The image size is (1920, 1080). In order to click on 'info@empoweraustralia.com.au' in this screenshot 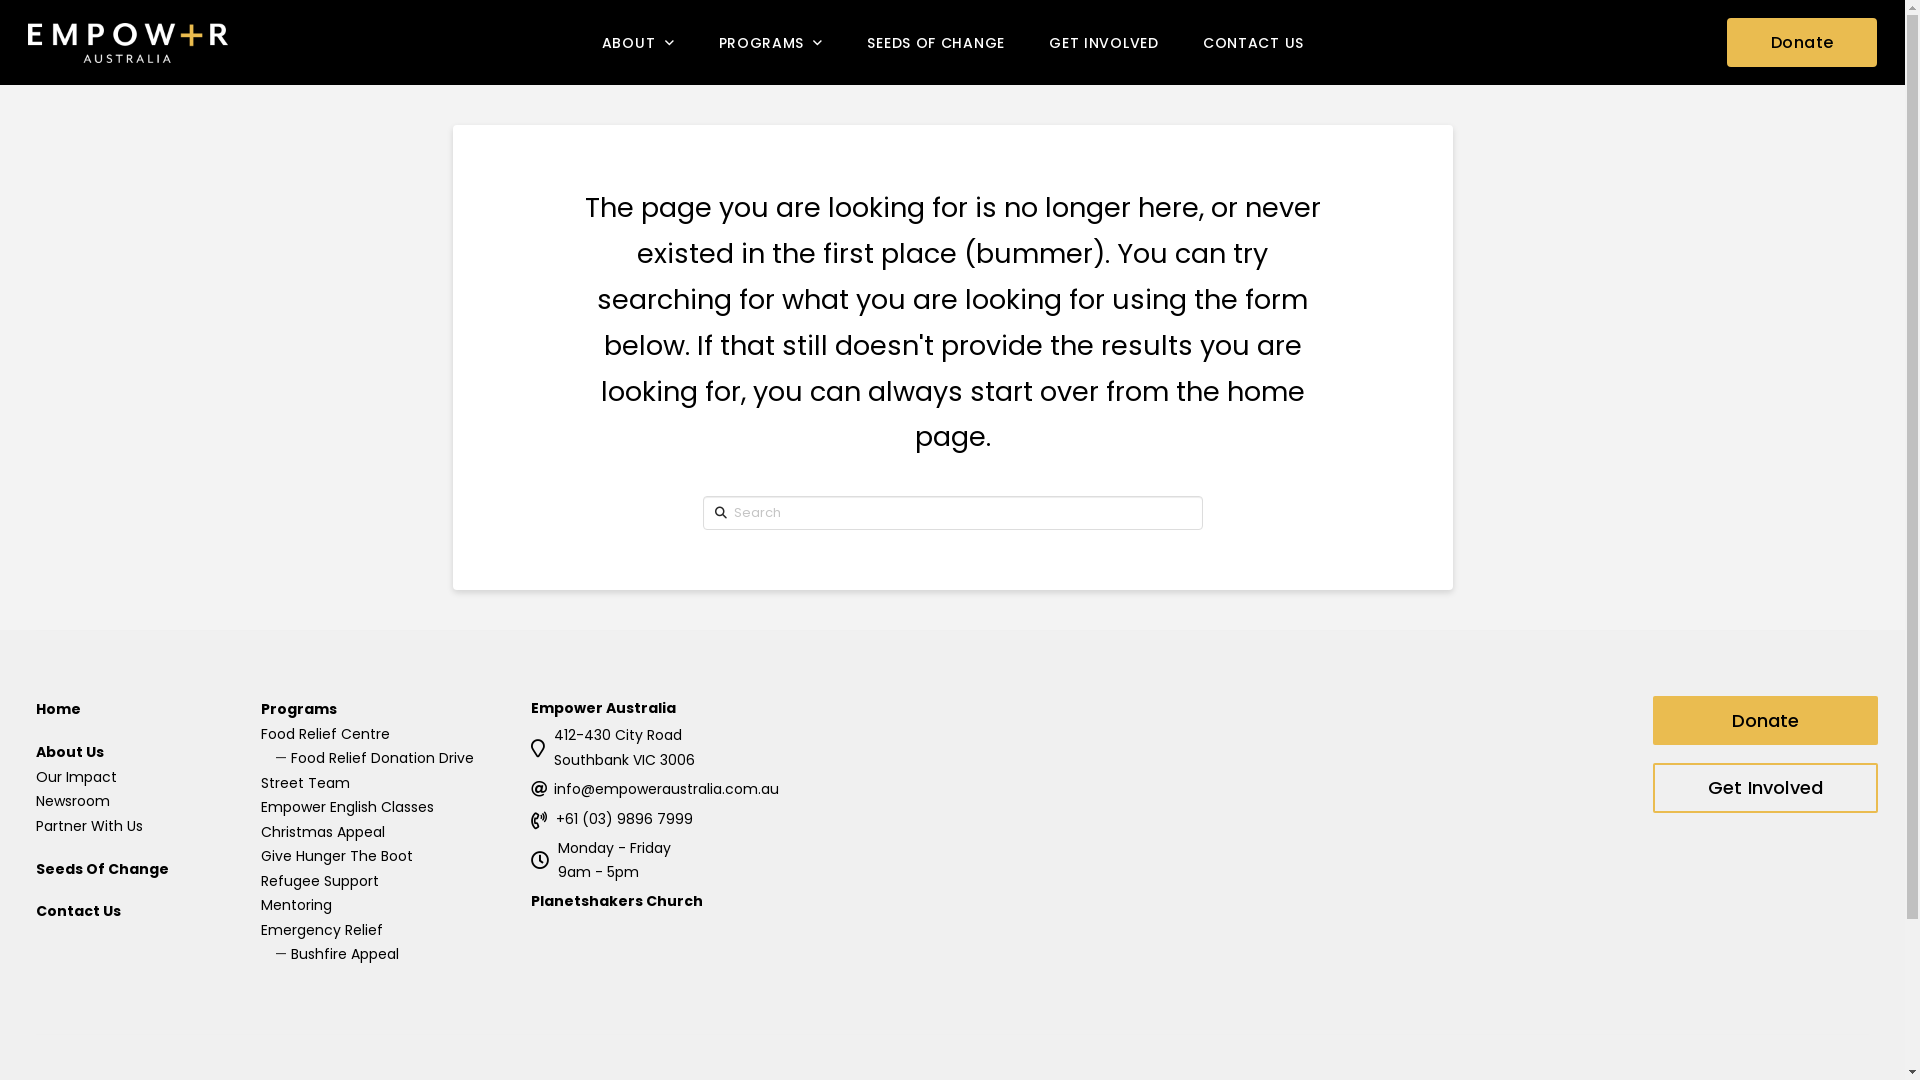, I will do `click(666, 788)`.